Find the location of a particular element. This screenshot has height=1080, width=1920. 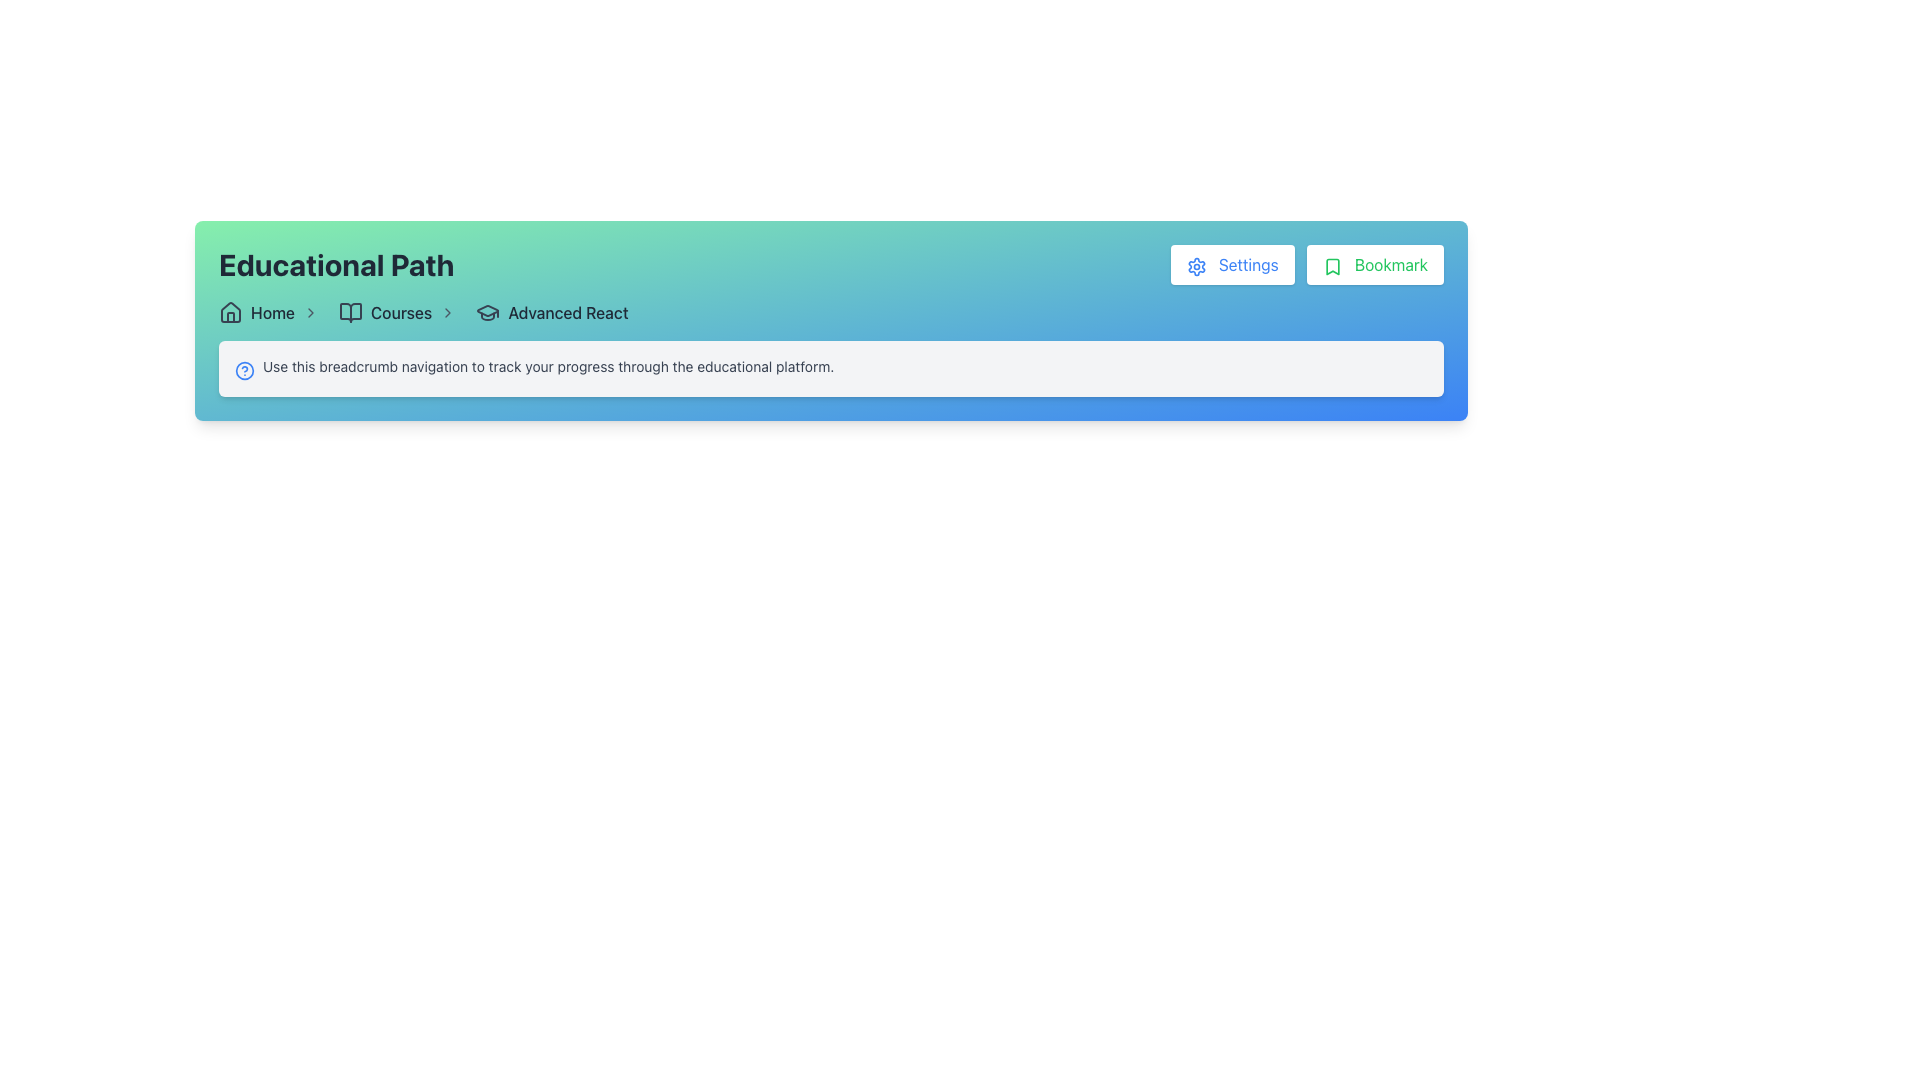

the green bookmark icon located inside the button adjacent to the 'Bookmark' label is located at coordinates (1332, 265).